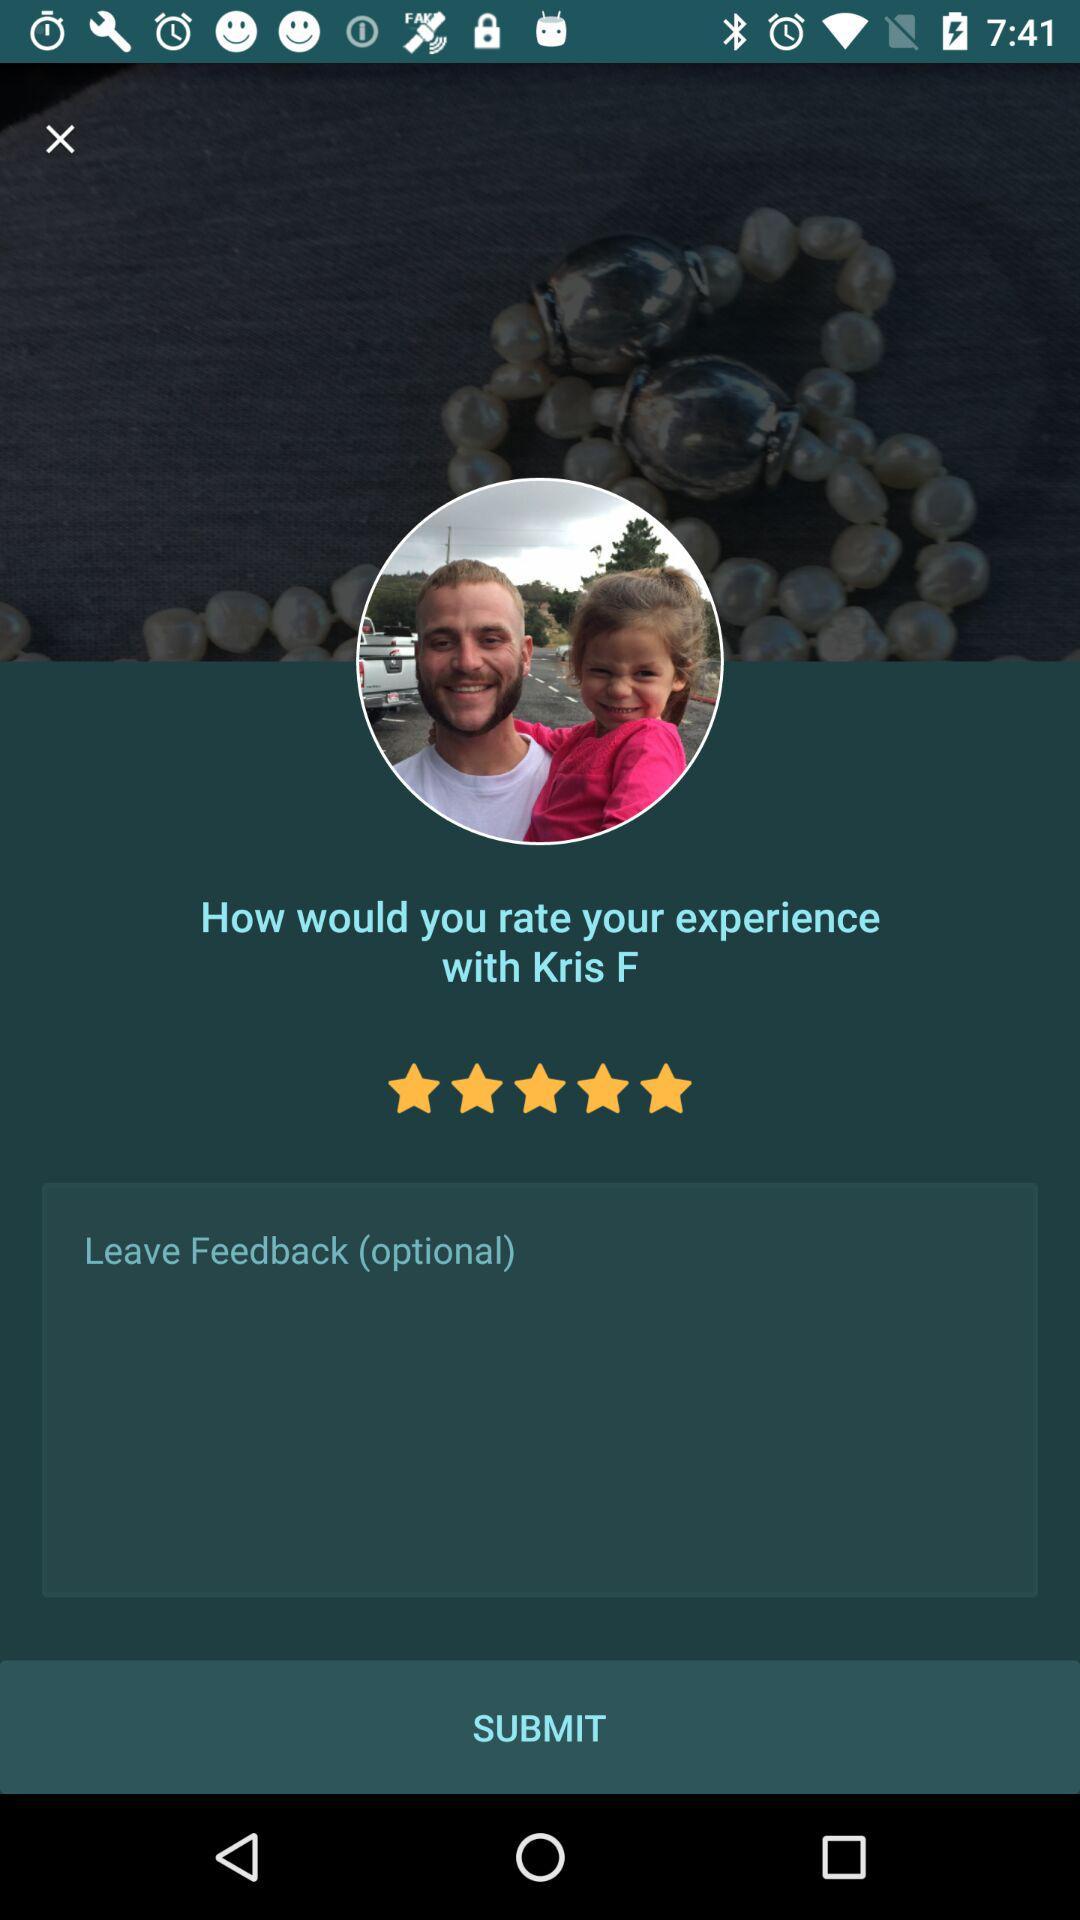 This screenshot has height=1920, width=1080. What do you see at coordinates (601, 1087) in the screenshot?
I see `4th star in star feedback` at bounding box center [601, 1087].